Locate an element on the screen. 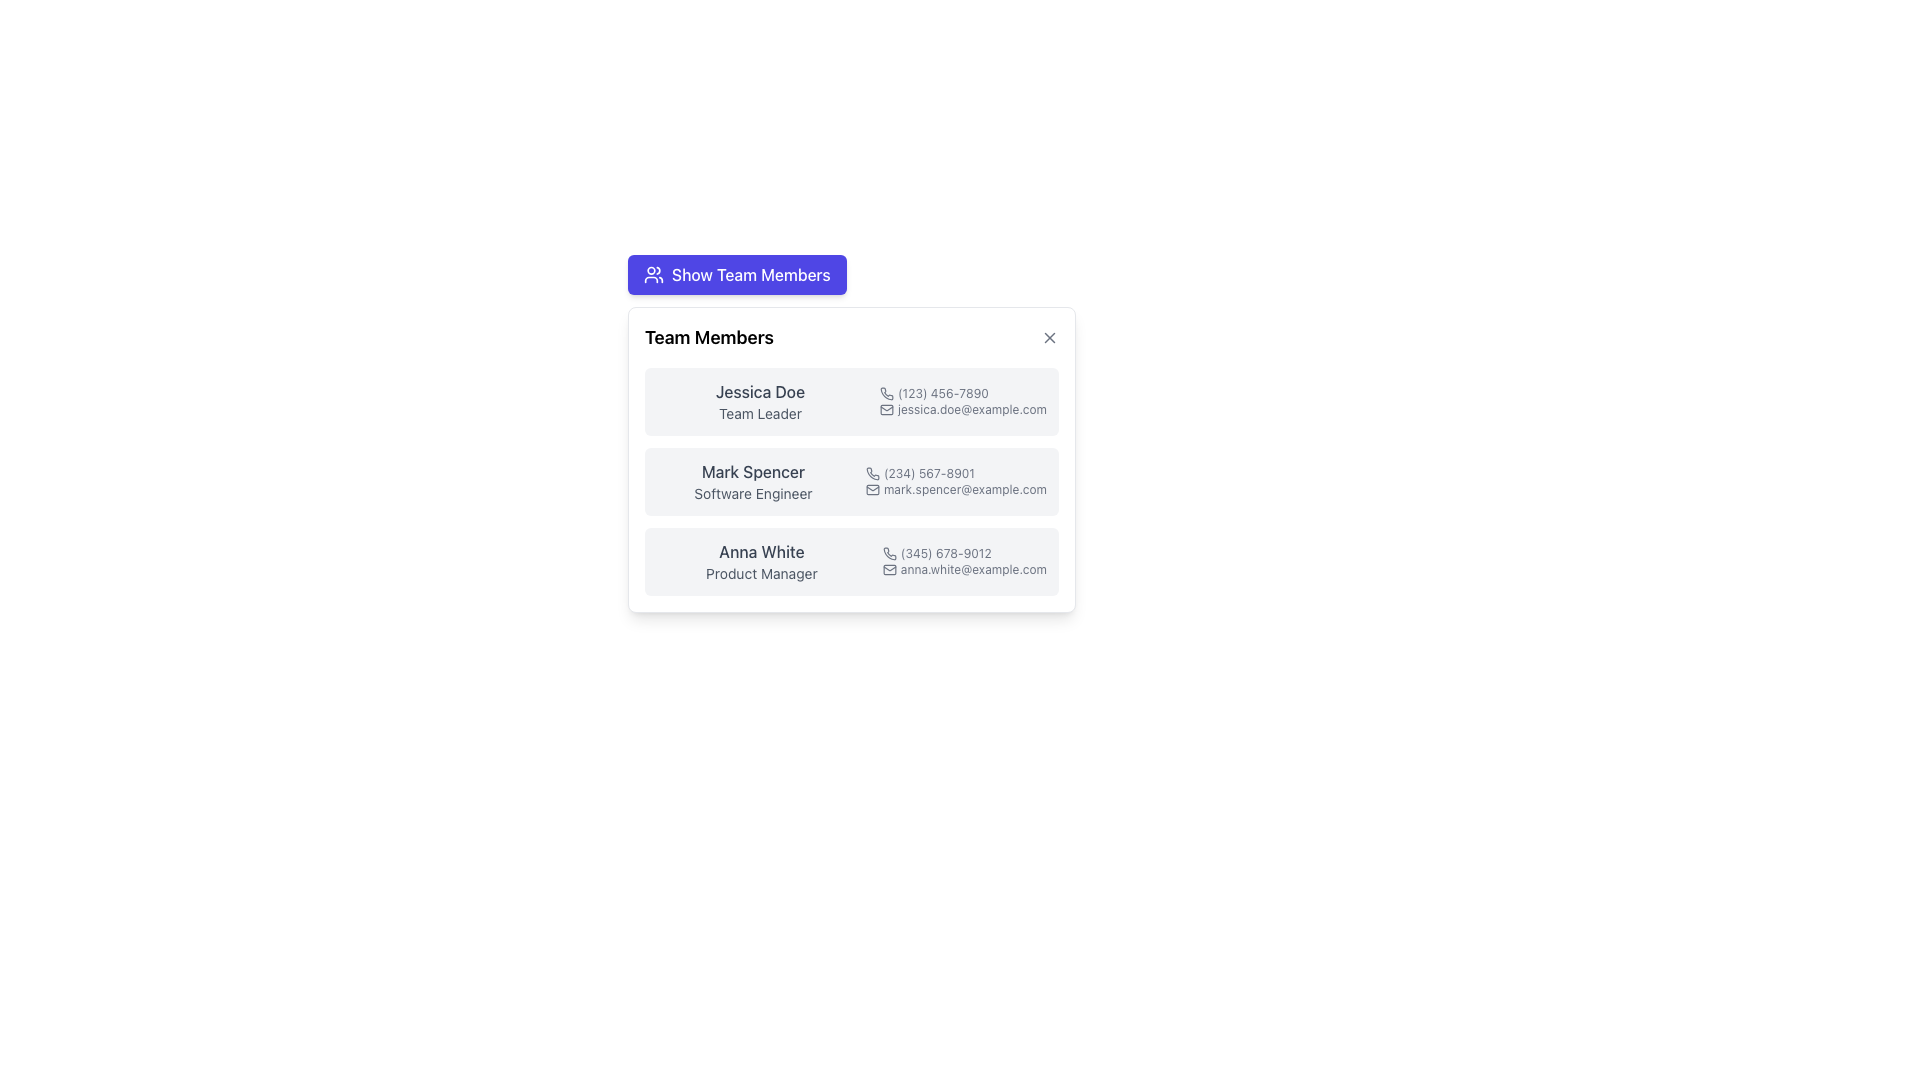  the informational text label displaying the job title associated with 'Anna White', located at the bottom of the third card in the vertical list of team members is located at coordinates (760, 574).